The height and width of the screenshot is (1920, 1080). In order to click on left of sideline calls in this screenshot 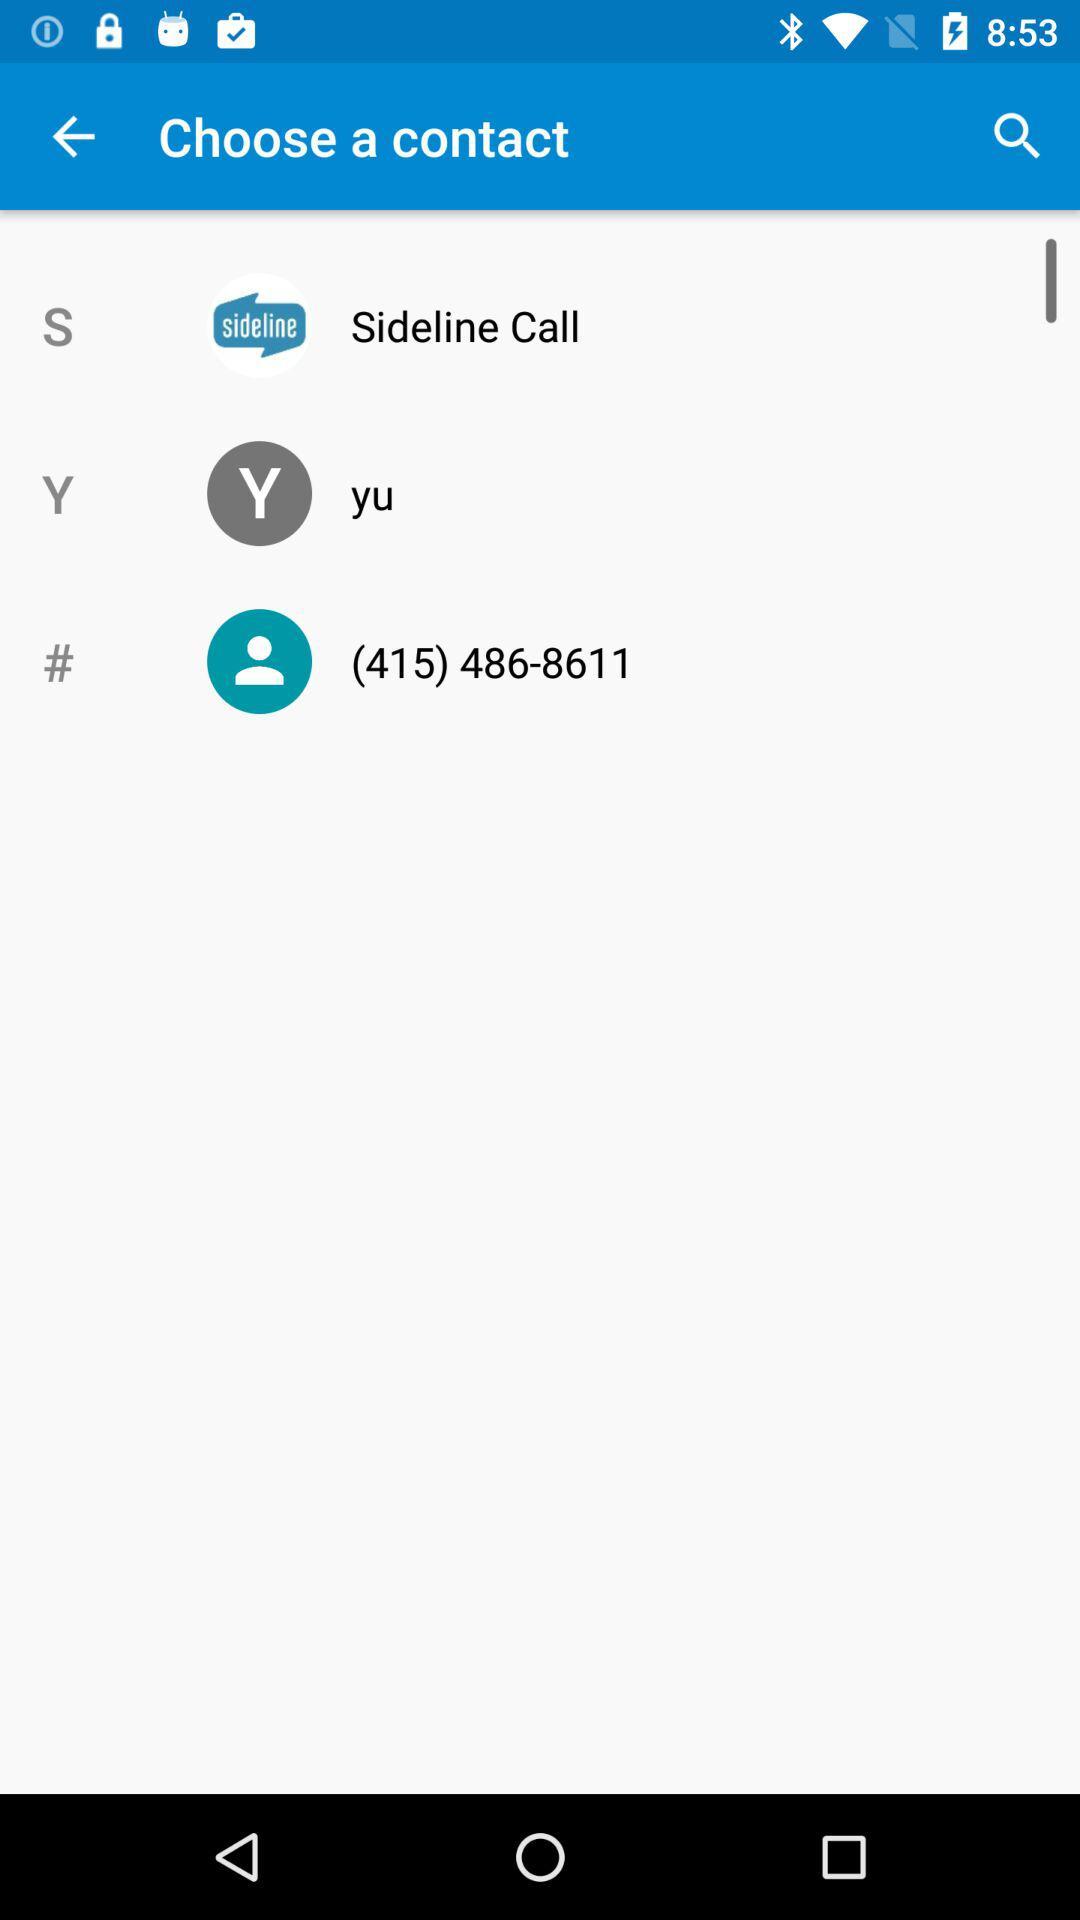, I will do `click(258, 325)`.